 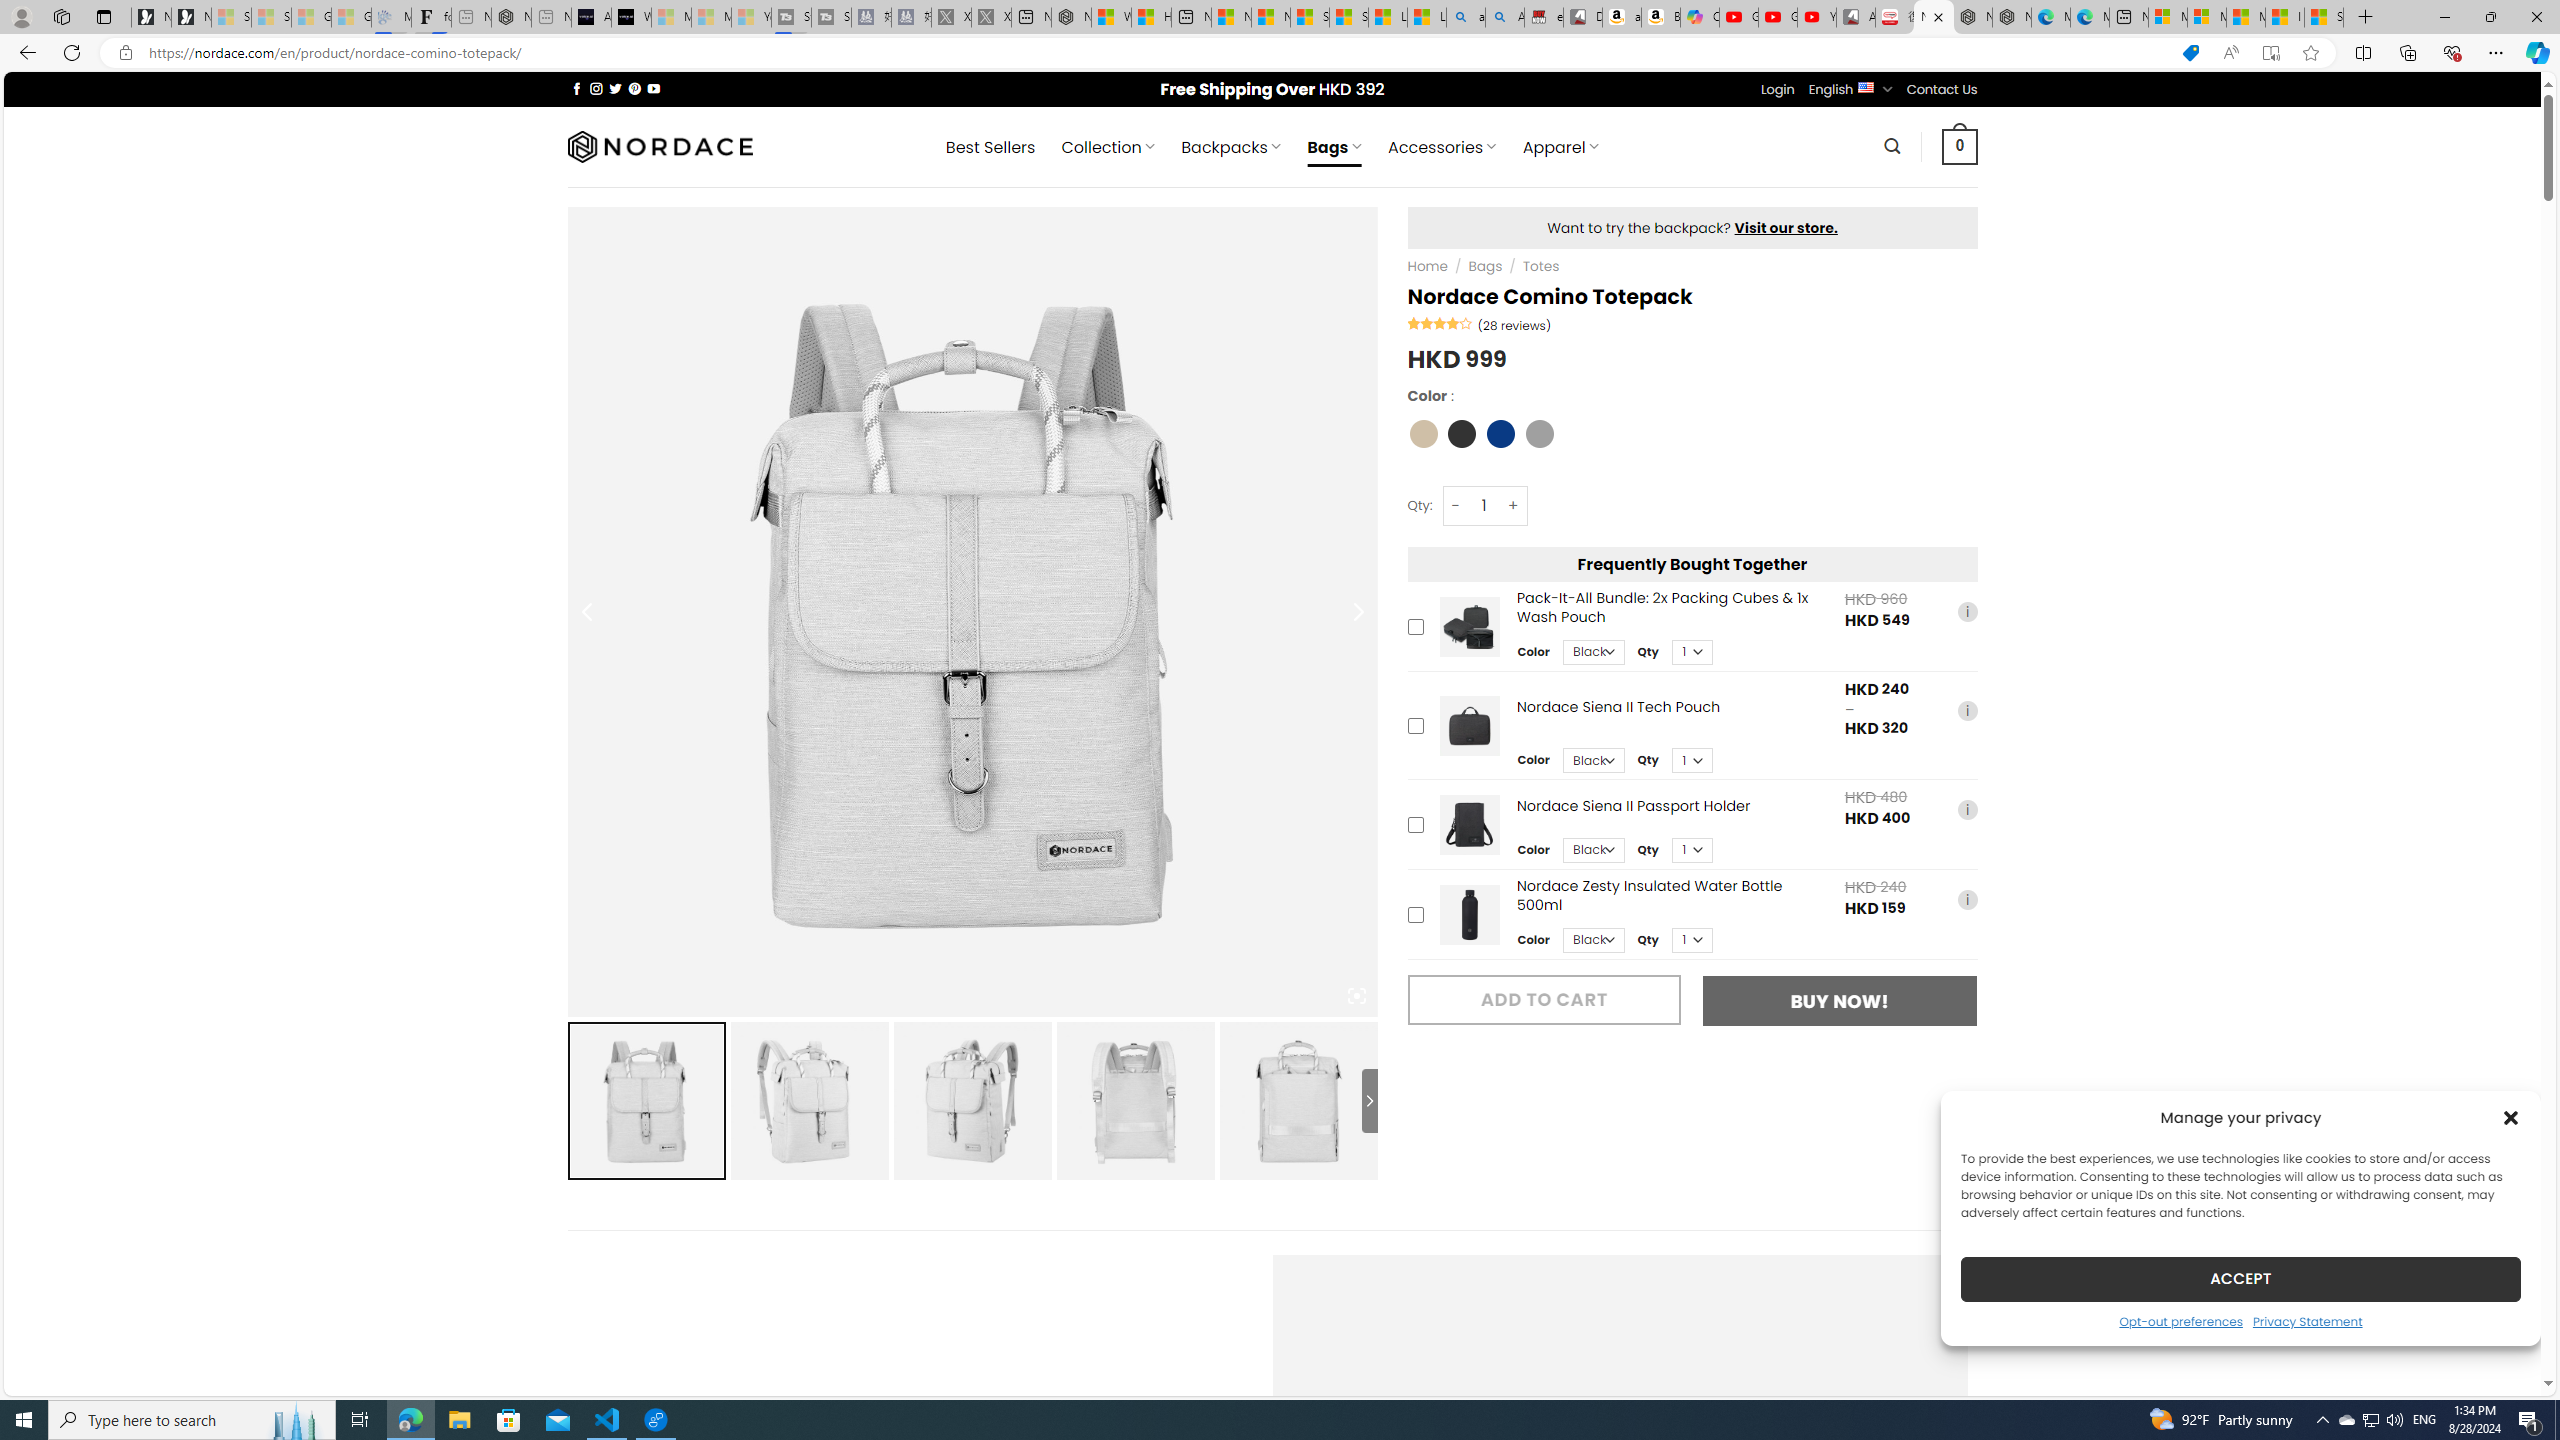 I want to click on 'amazon - Search', so click(x=1466, y=16).